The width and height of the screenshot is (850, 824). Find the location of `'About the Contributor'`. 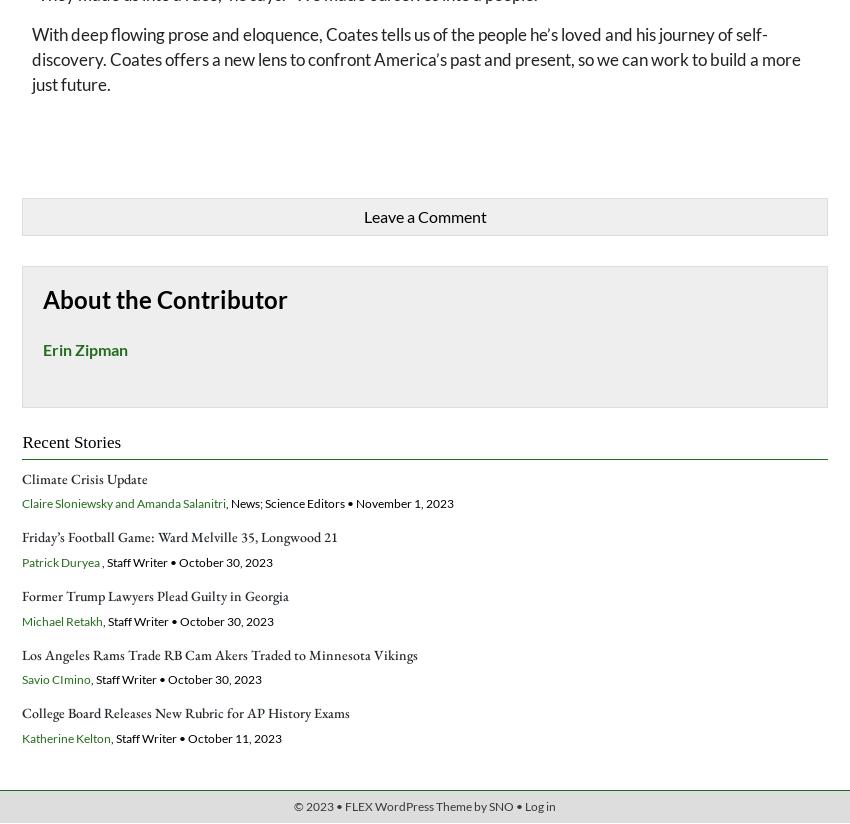

'About the Contributor' is located at coordinates (165, 297).